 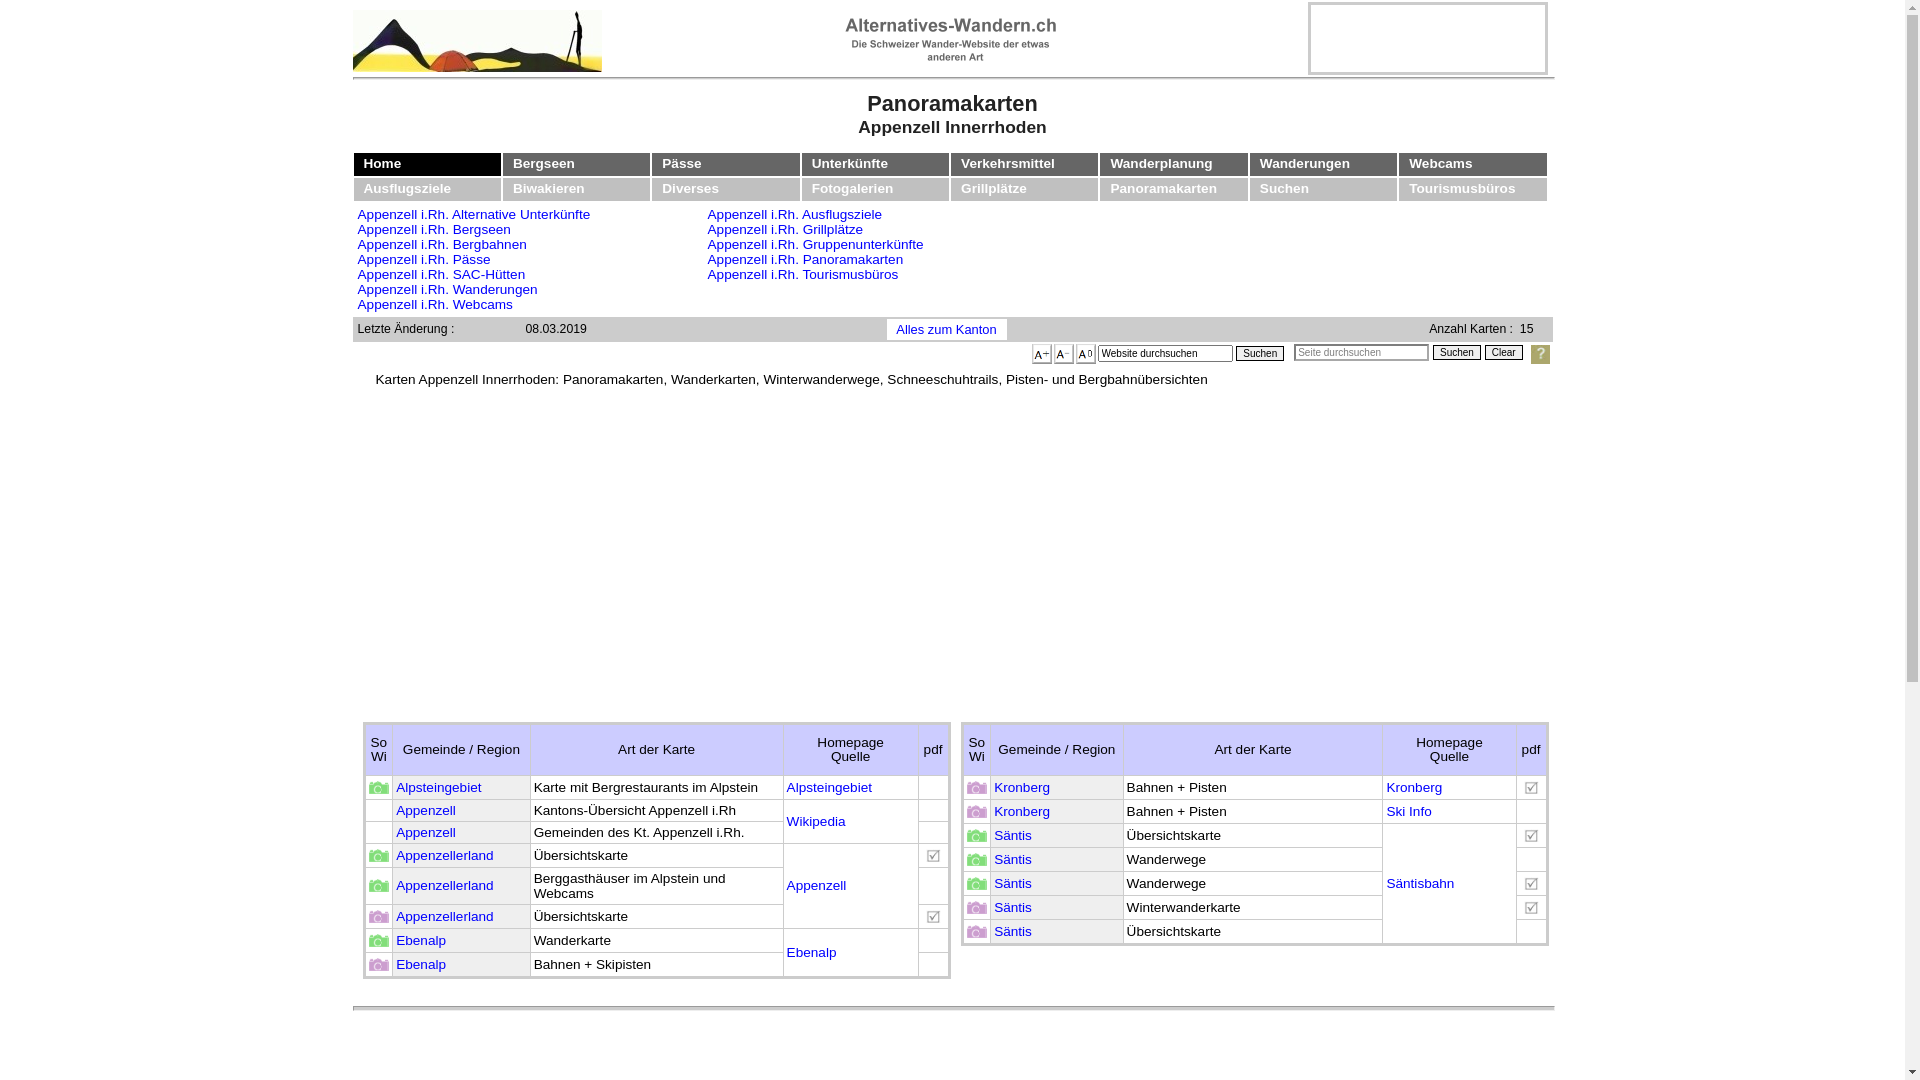 What do you see at coordinates (944, 328) in the screenshot?
I see `'Alles zum Kanton'` at bounding box center [944, 328].